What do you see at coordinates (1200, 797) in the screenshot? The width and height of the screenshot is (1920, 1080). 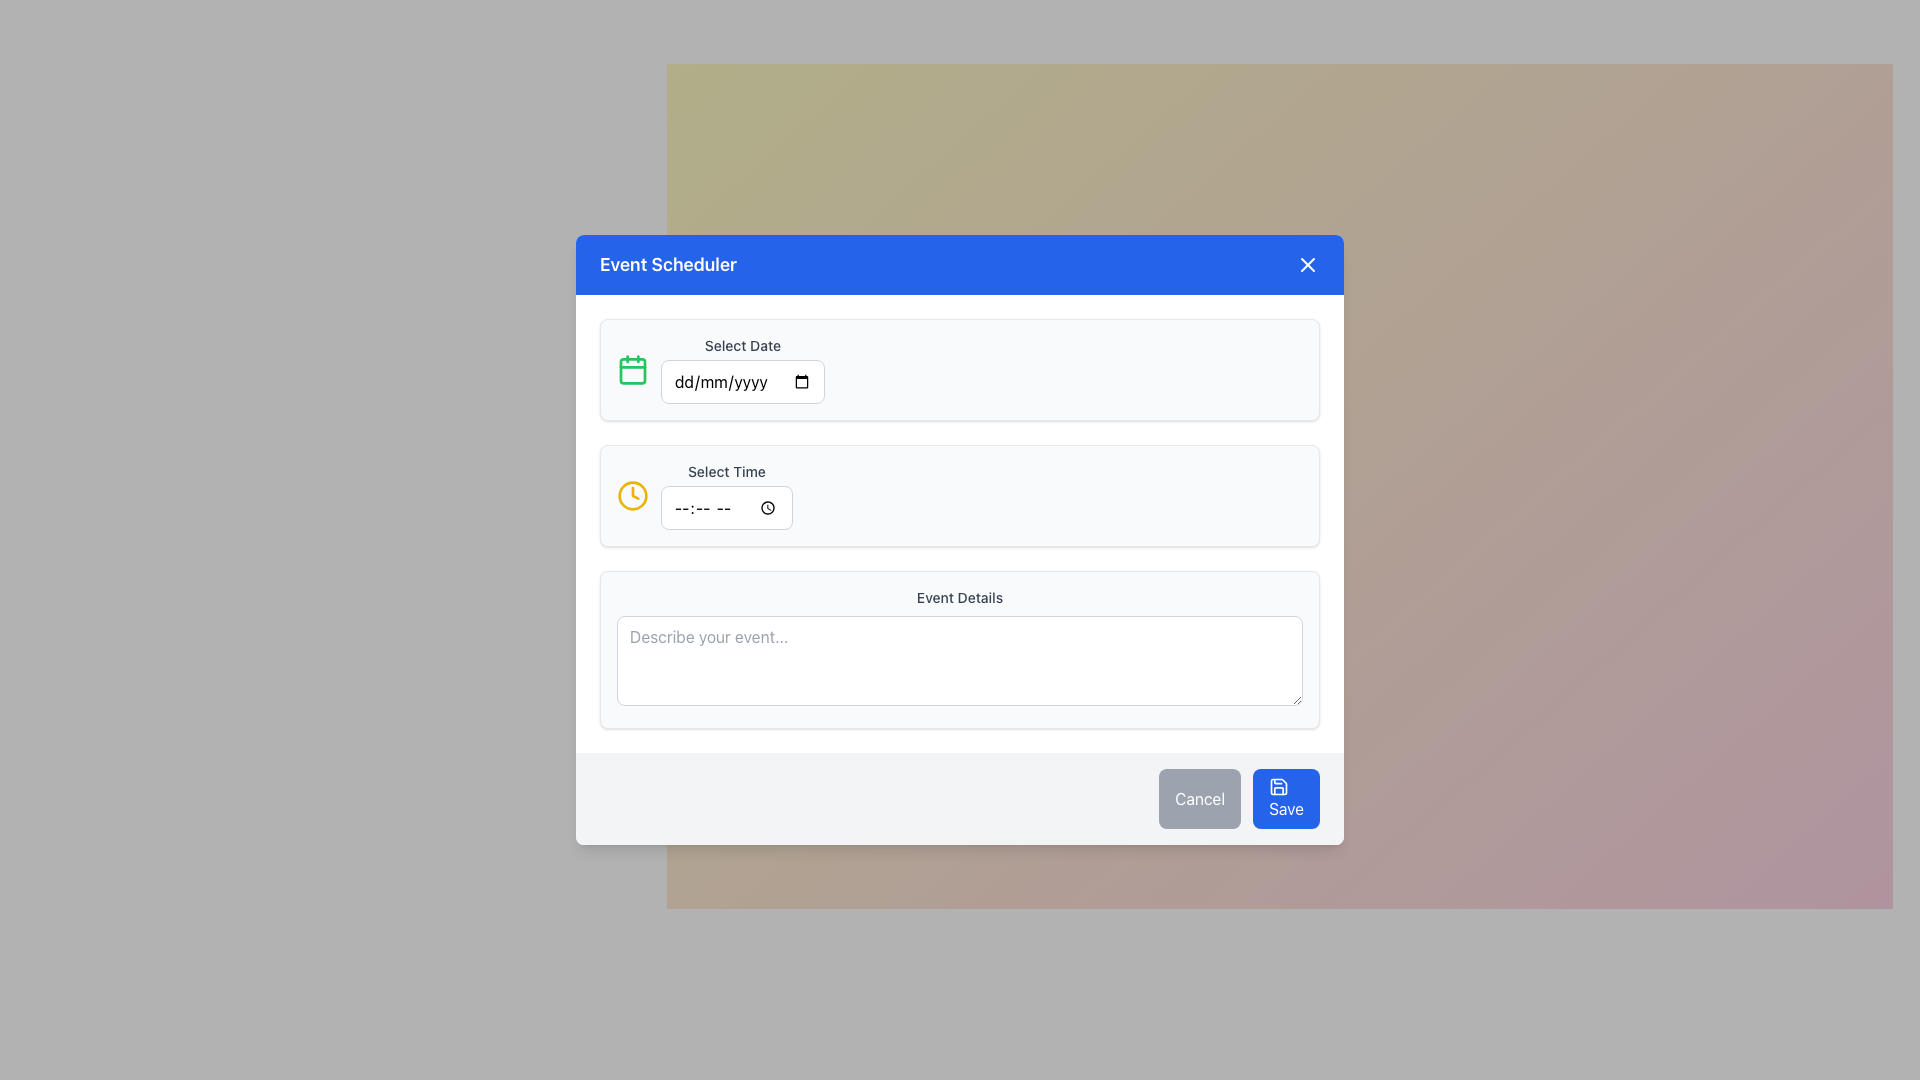 I see `the 'Cancel' button located in the footer section of the modal dialog to change its appearance` at bounding box center [1200, 797].